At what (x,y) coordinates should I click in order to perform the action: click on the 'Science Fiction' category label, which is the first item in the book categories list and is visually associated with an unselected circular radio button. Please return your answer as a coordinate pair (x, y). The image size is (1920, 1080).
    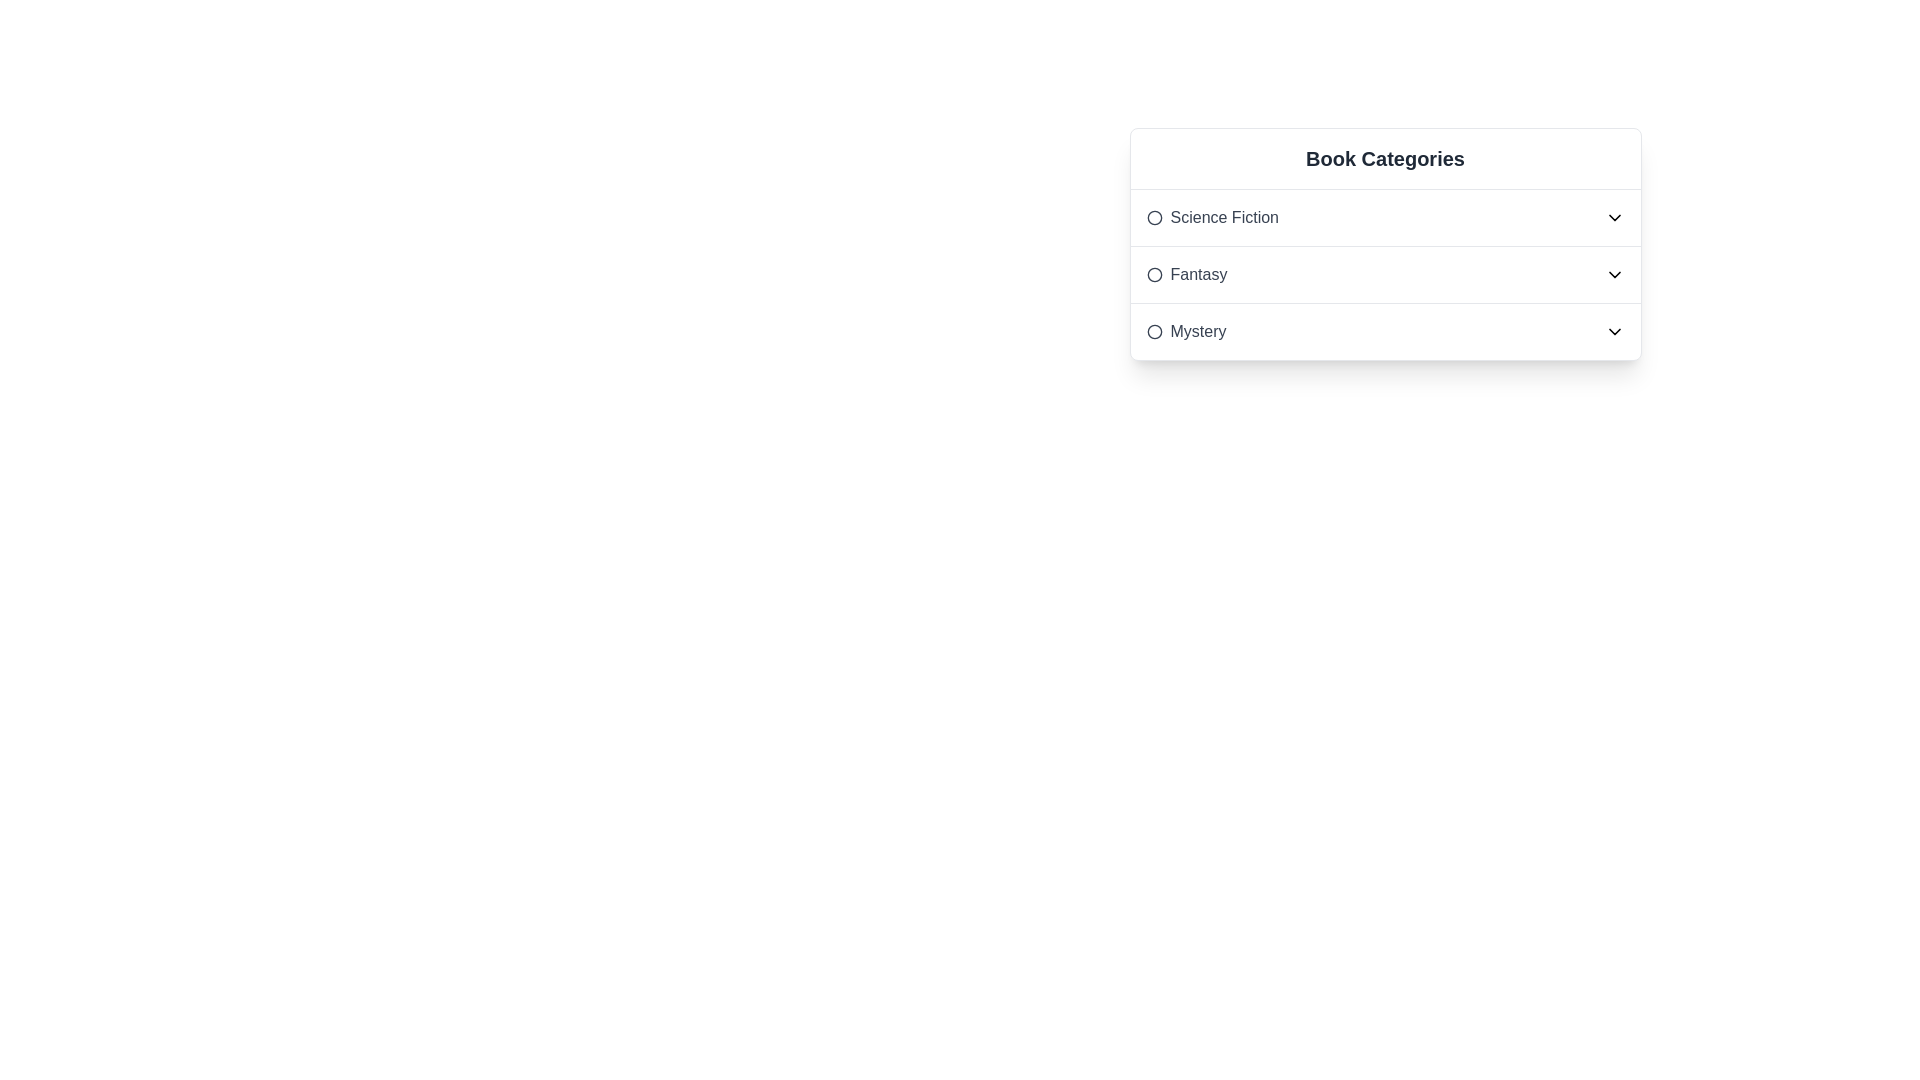
    Looking at the image, I should click on (1223, 218).